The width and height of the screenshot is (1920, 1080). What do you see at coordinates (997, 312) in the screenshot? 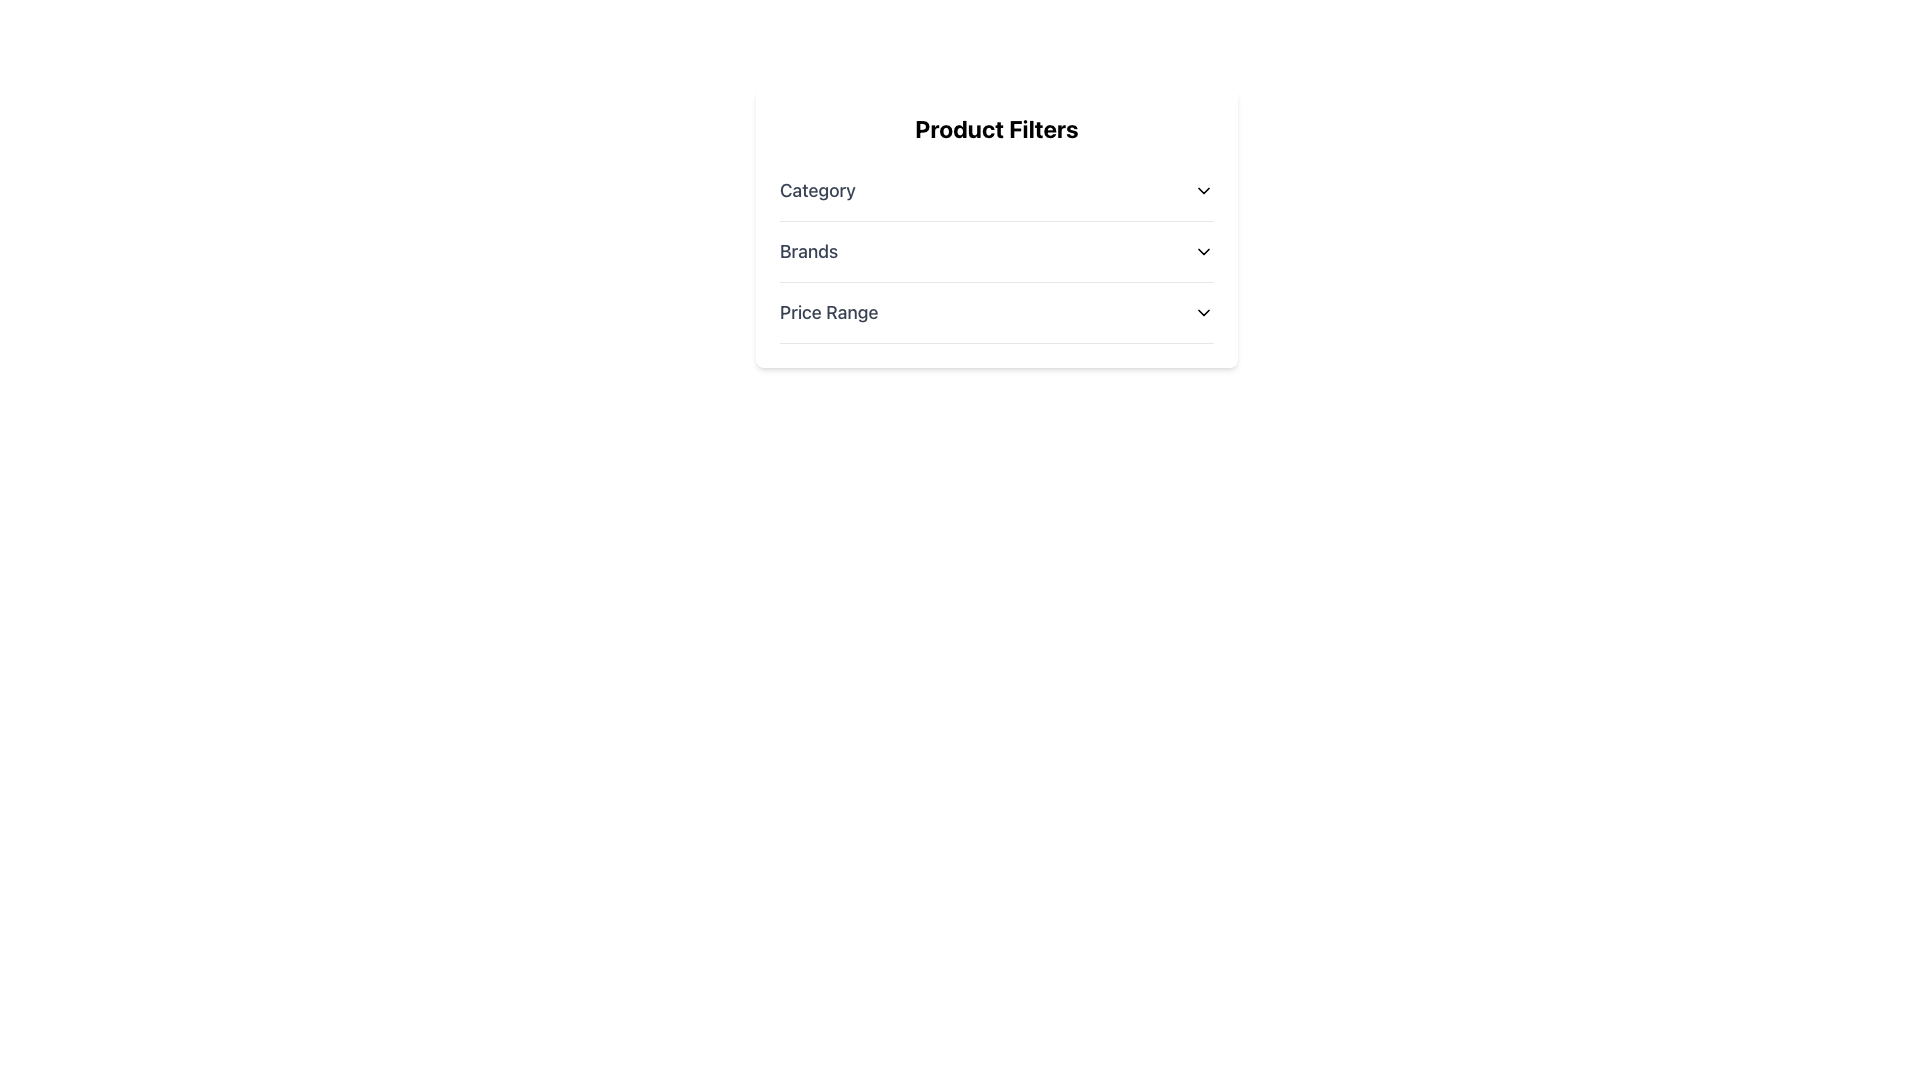
I see `the 'Price Range' dropdown menu to navigate using the keyboard` at bounding box center [997, 312].